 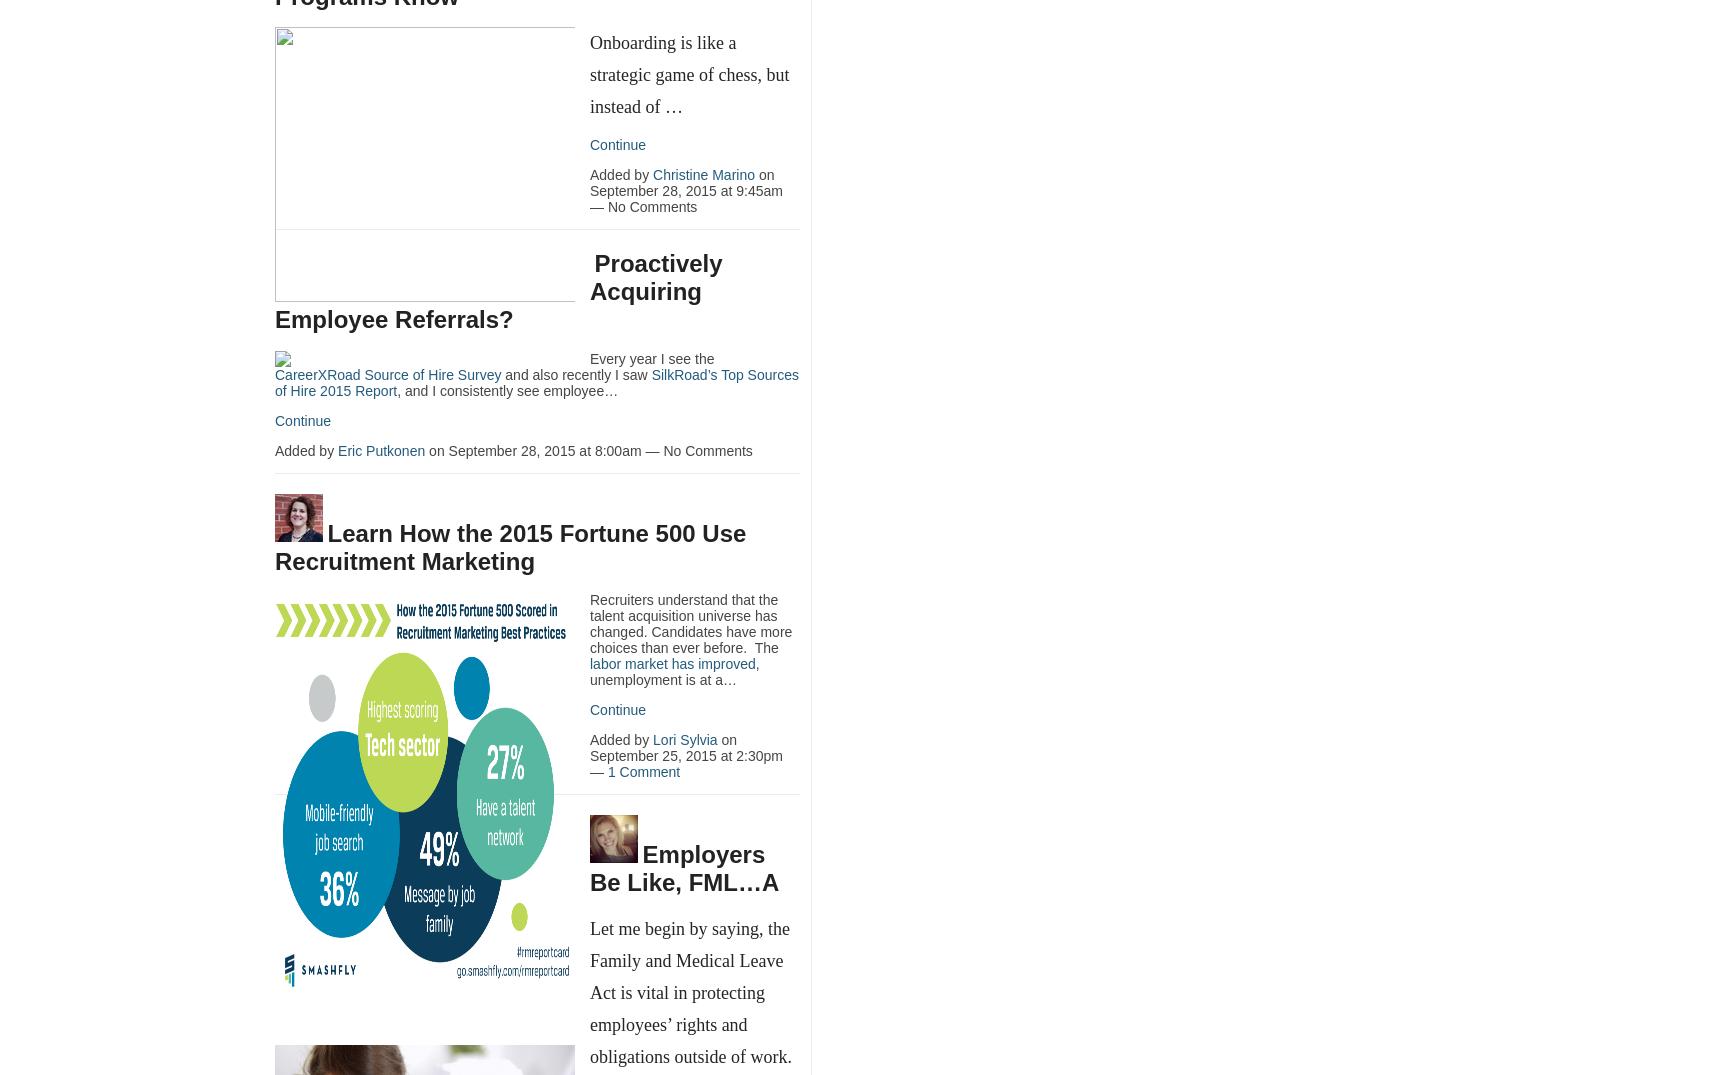 I want to click on 'Every year I see the', so click(x=650, y=357).